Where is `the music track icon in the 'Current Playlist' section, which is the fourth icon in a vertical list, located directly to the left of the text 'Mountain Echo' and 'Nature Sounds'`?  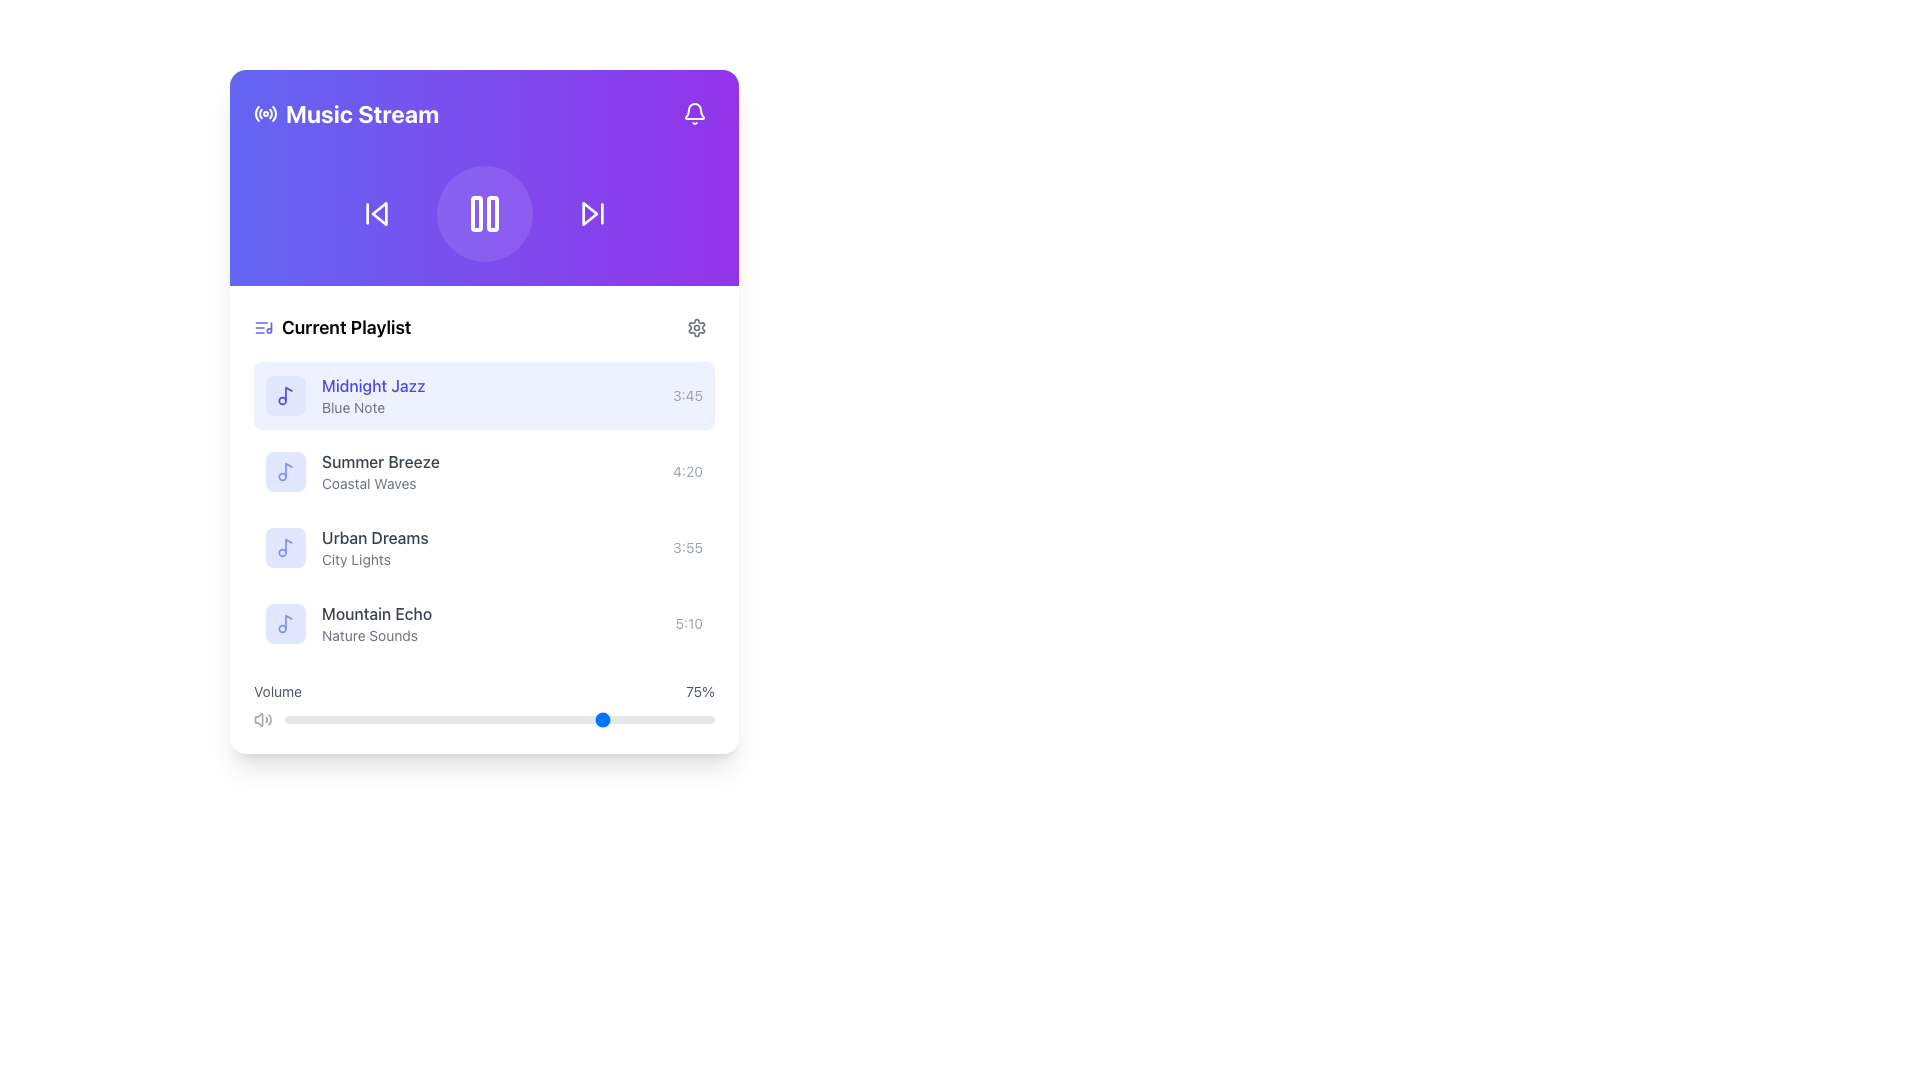
the music track icon in the 'Current Playlist' section, which is the fourth icon in a vertical list, located directly to the left of the text 'Mountain Echo' and 'Nature Sounds' is located at coordinates (285, 623).